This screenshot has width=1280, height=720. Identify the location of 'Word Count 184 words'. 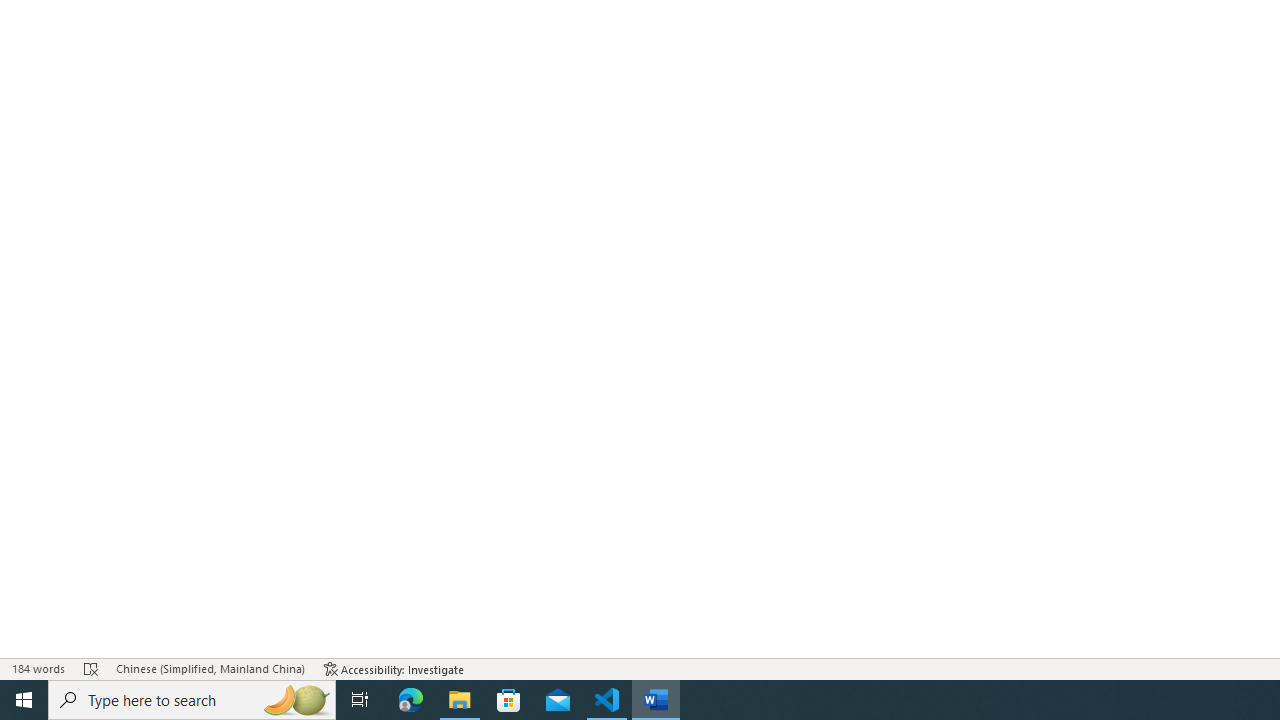
(38, 669).